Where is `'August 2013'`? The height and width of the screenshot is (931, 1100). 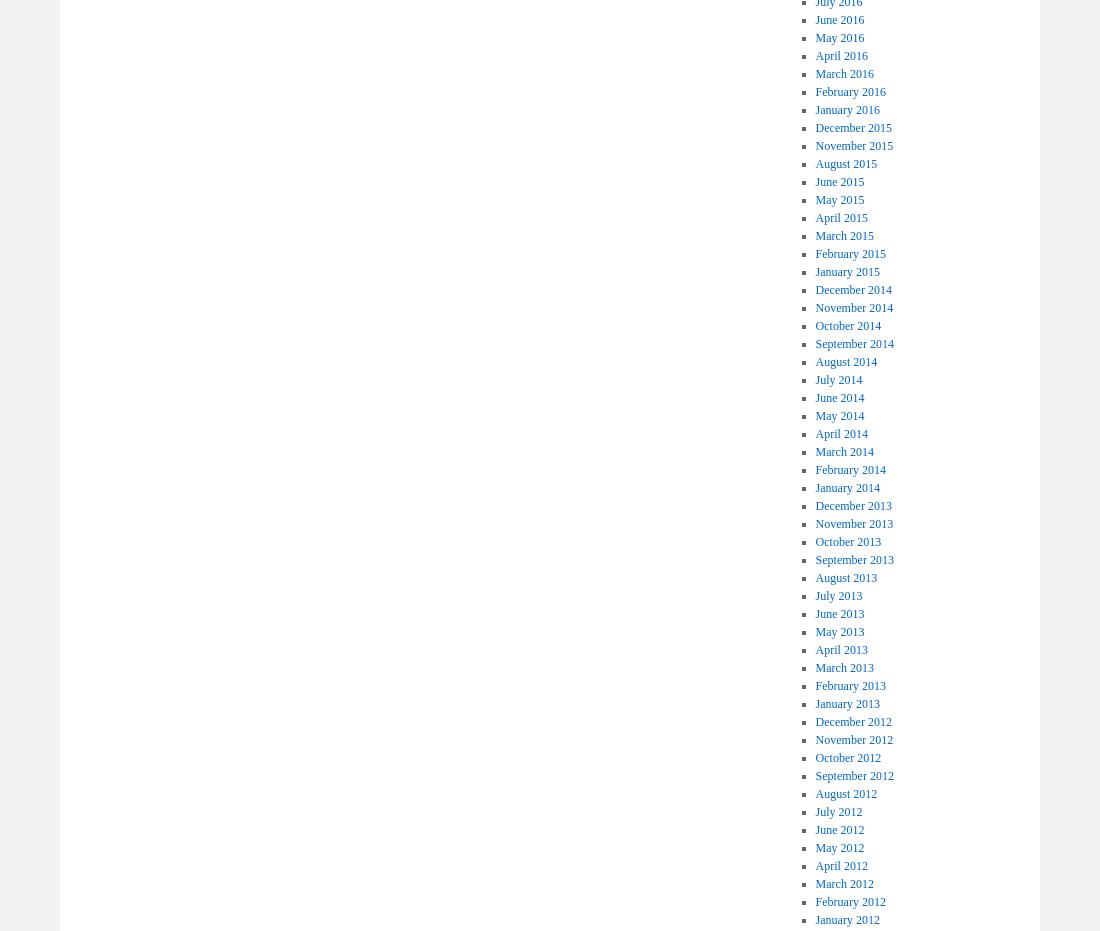 'August 2013' is located at coordinates (845, 576).